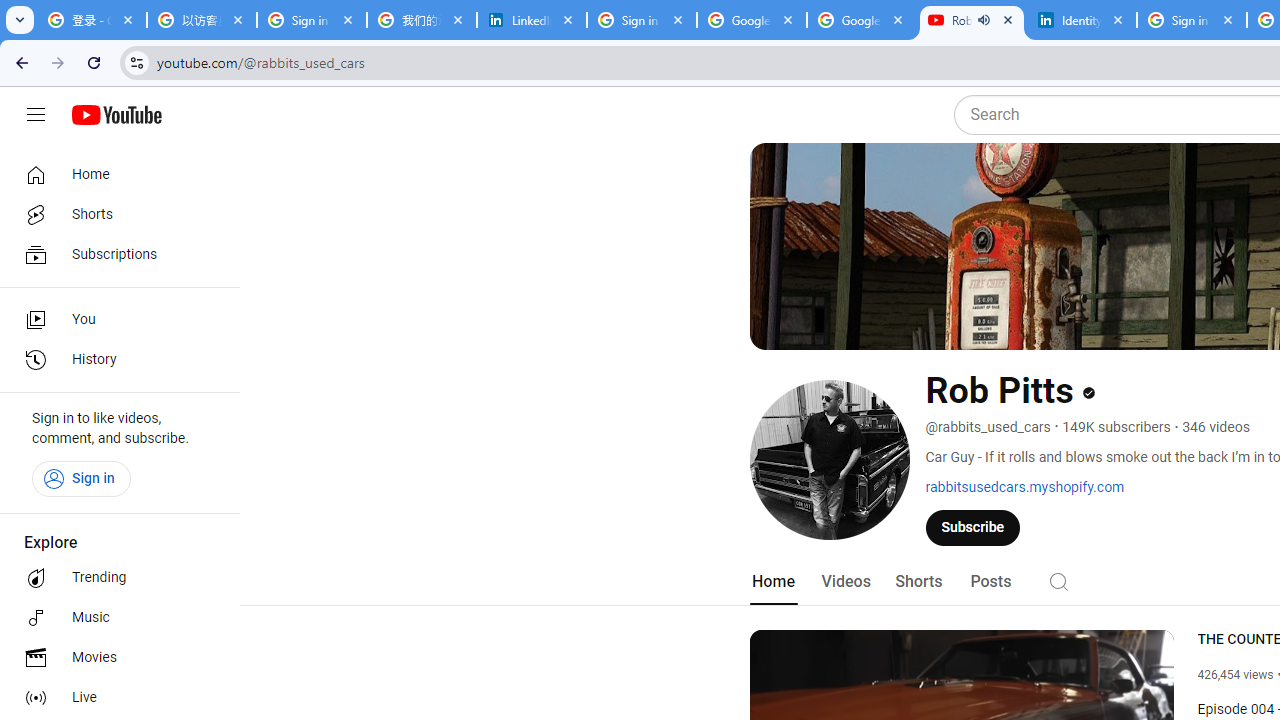  What do you see at coordinates (973, 526) in the screenshot?
I see `'Subscribe'` at bounding box center [973, 526].